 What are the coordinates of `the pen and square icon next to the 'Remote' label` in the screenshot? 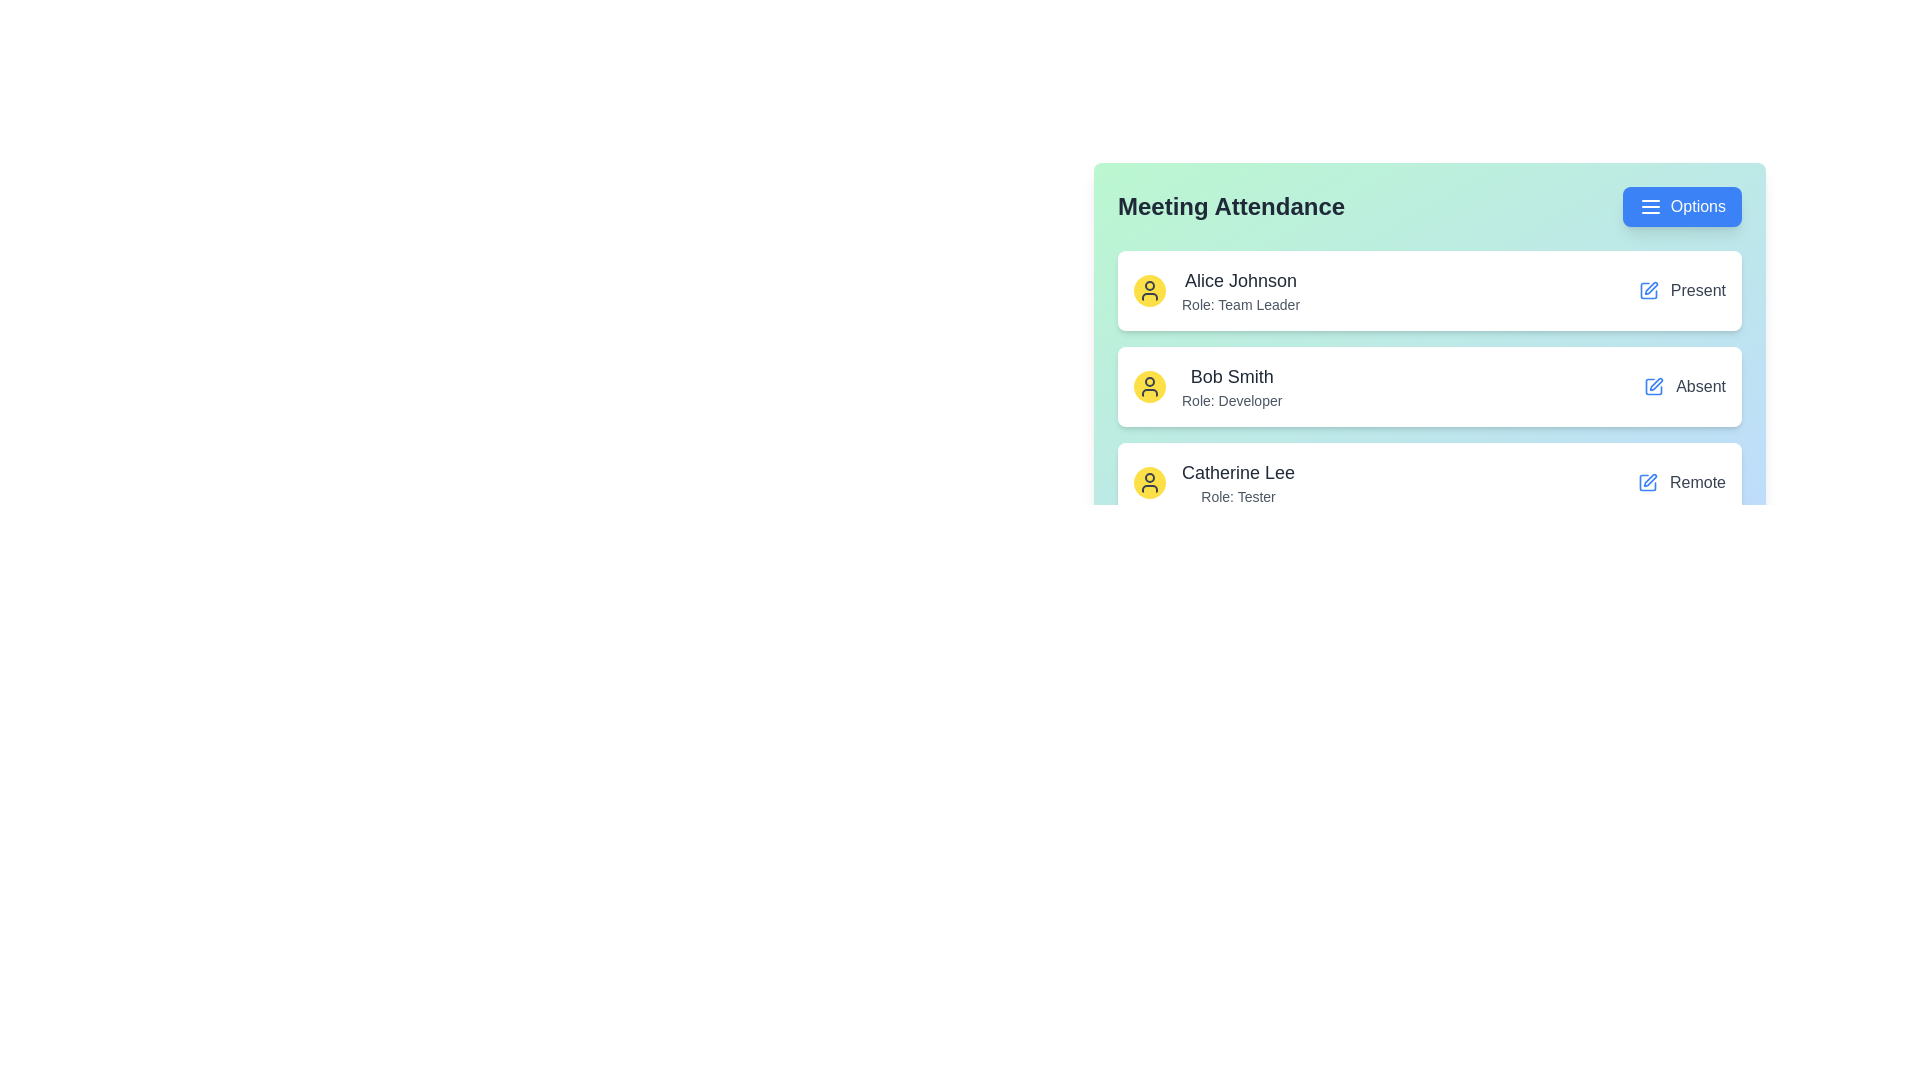 It's located at (1680, 482).